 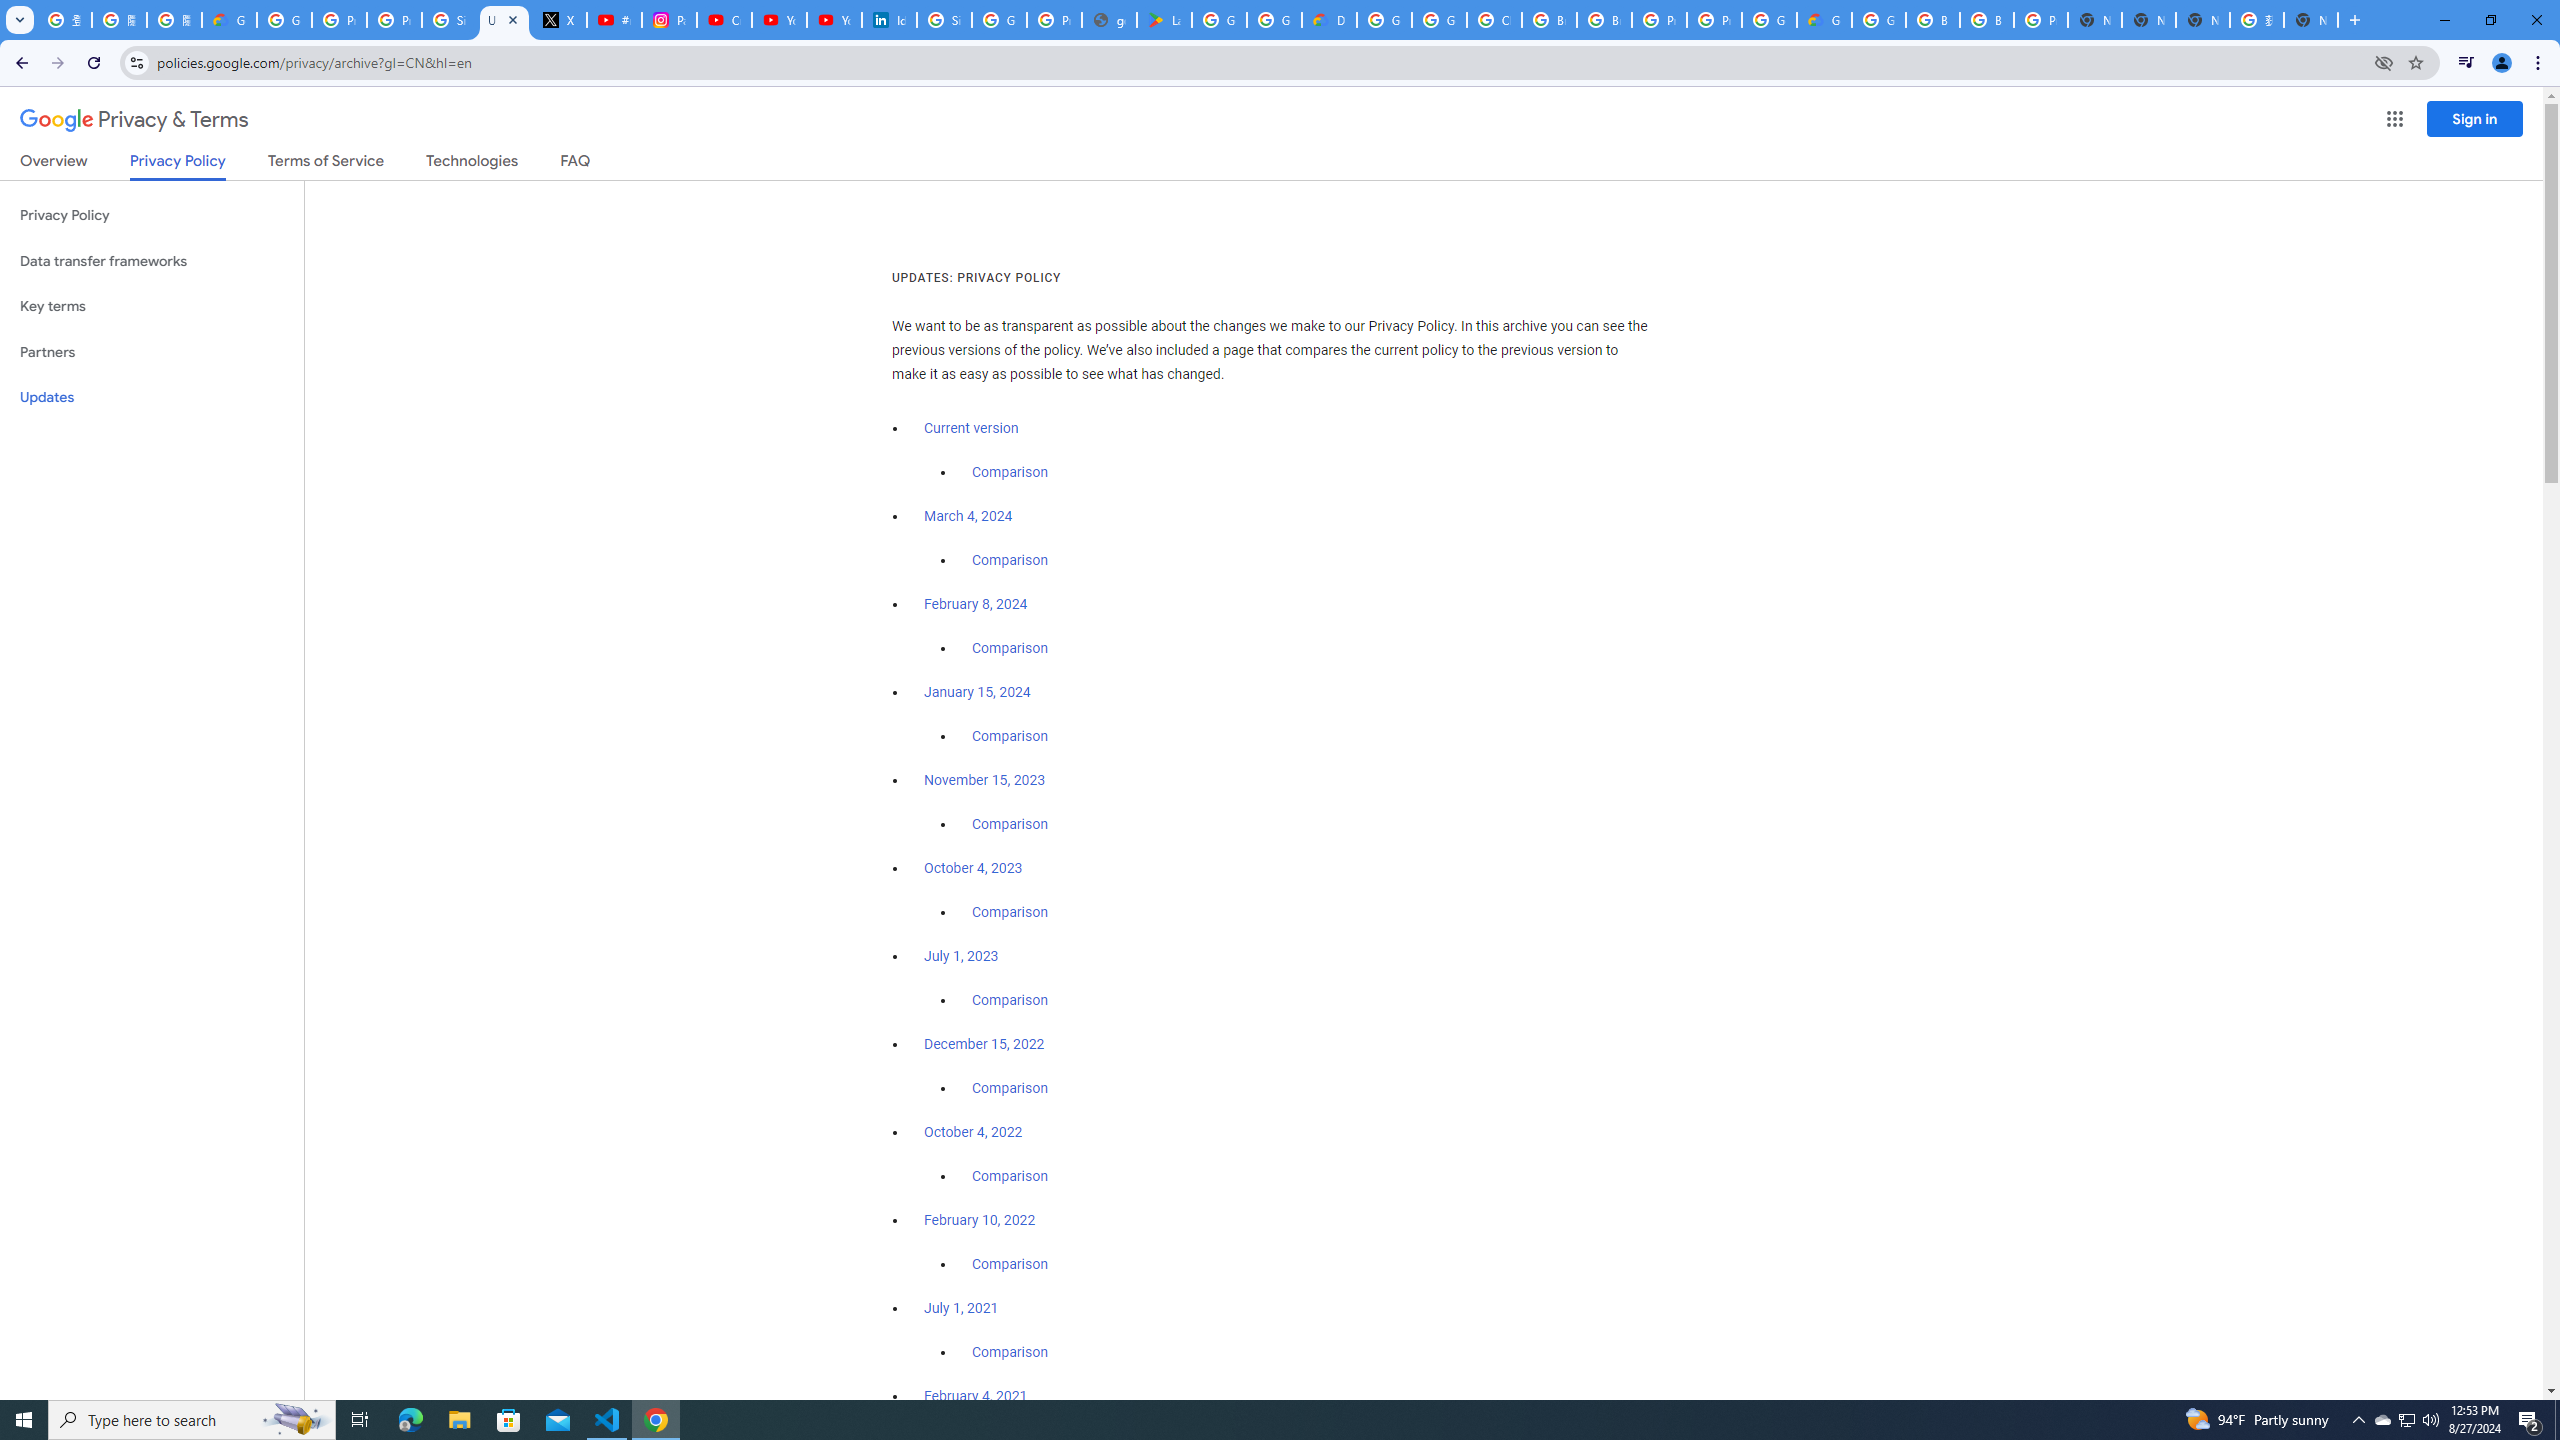 I want to click on 'December 15, 2022', so click(x=983, y=1043).